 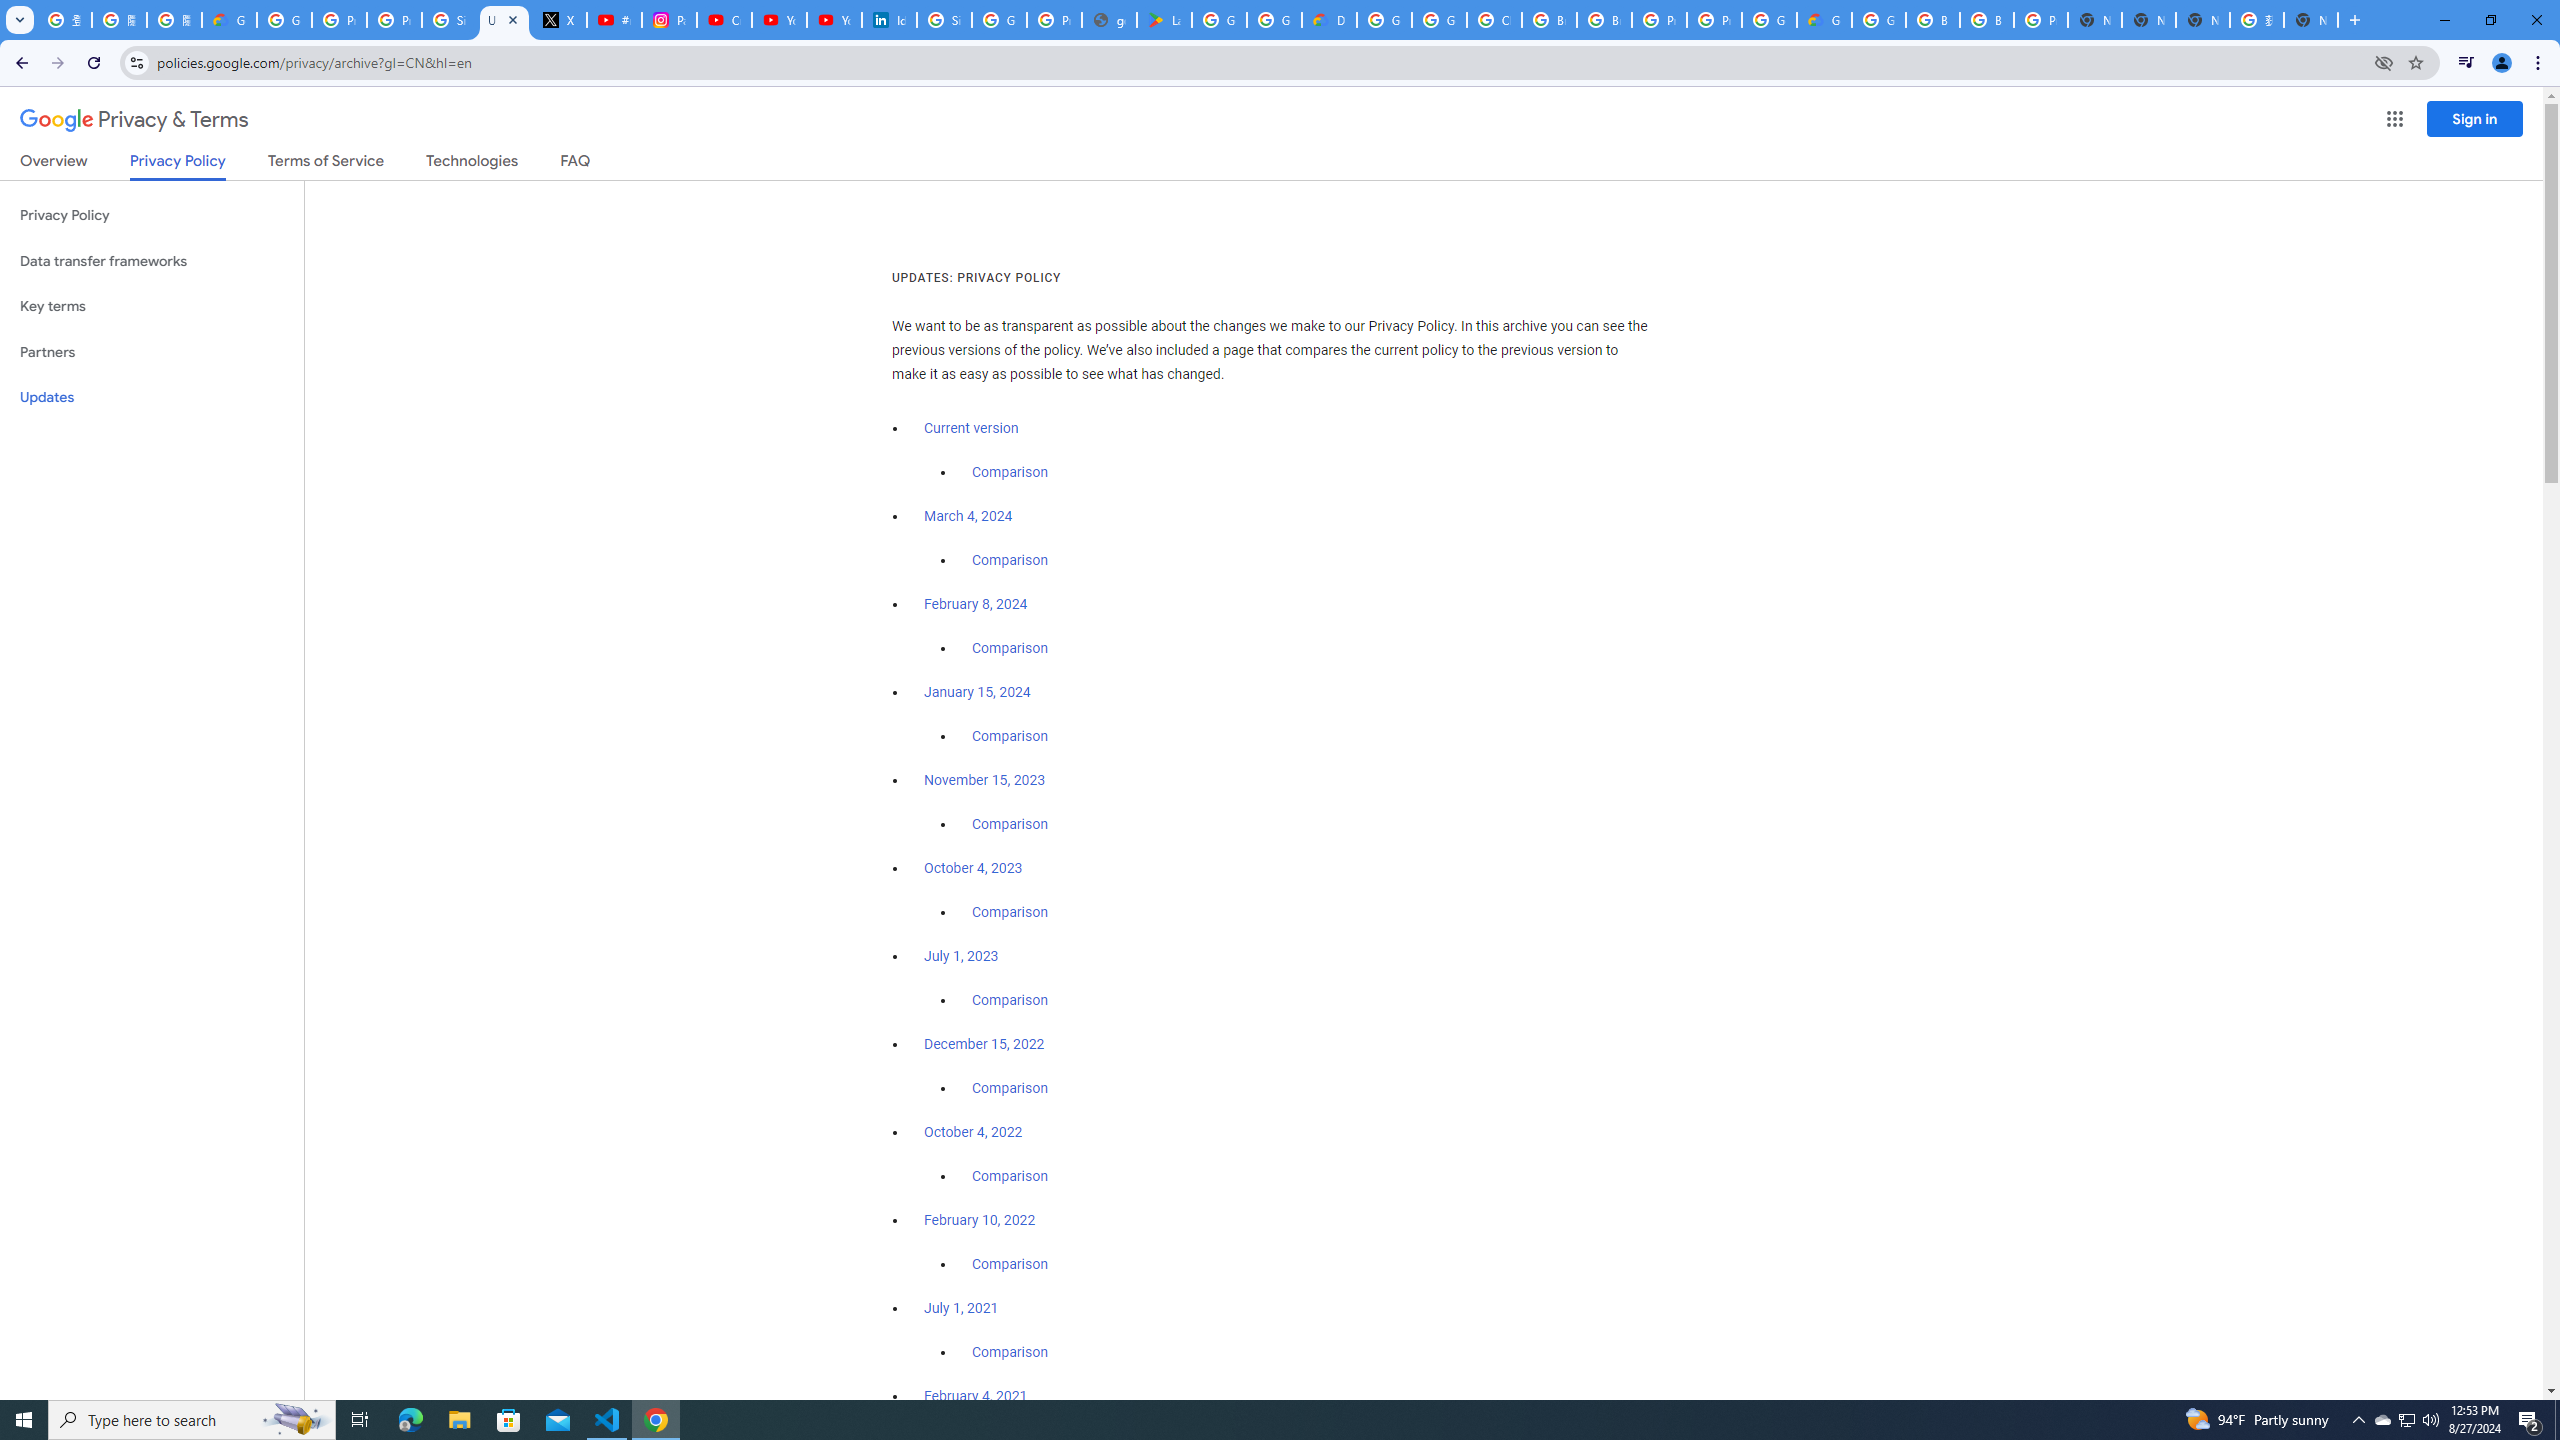 I want to click on 'December 15, 2022', so click(x=983, y=1043).